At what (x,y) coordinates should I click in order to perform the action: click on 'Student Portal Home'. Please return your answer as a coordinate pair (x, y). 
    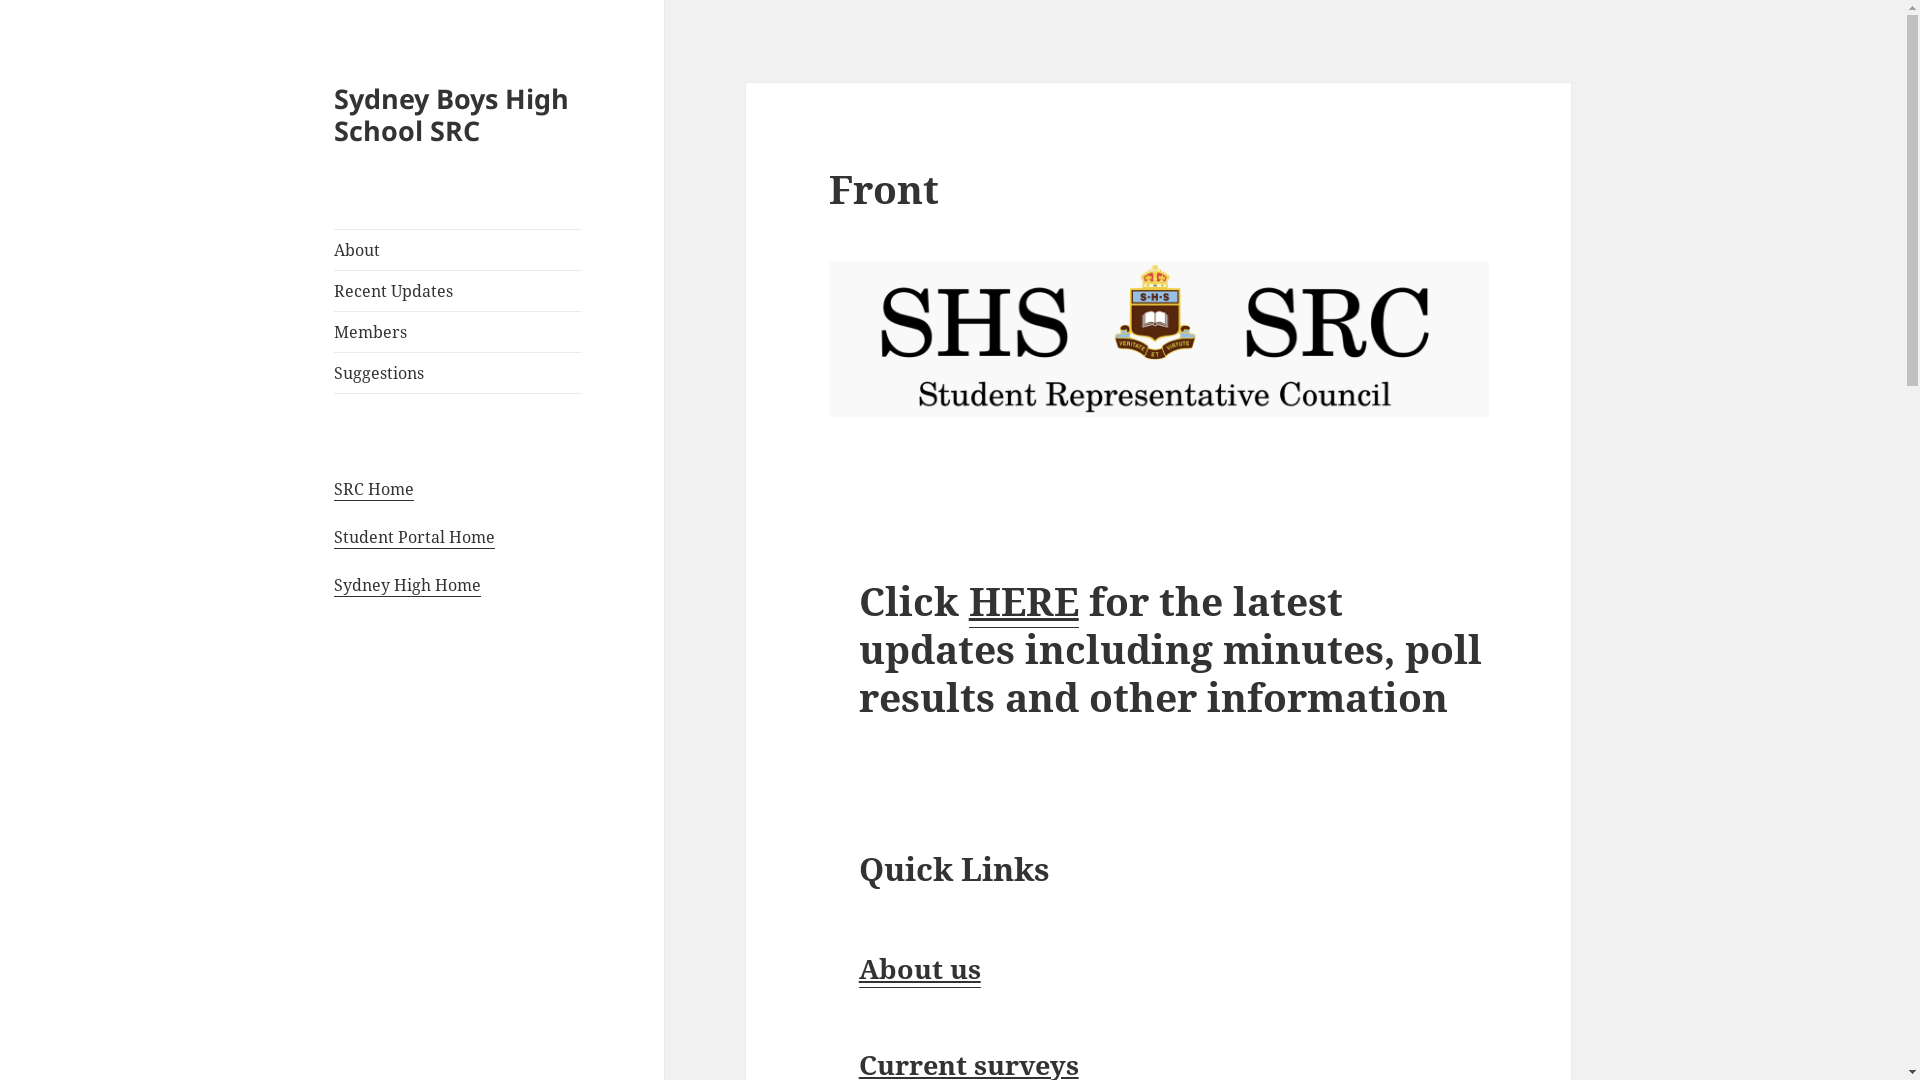
    Looking at the image, I should click on (413, 536).